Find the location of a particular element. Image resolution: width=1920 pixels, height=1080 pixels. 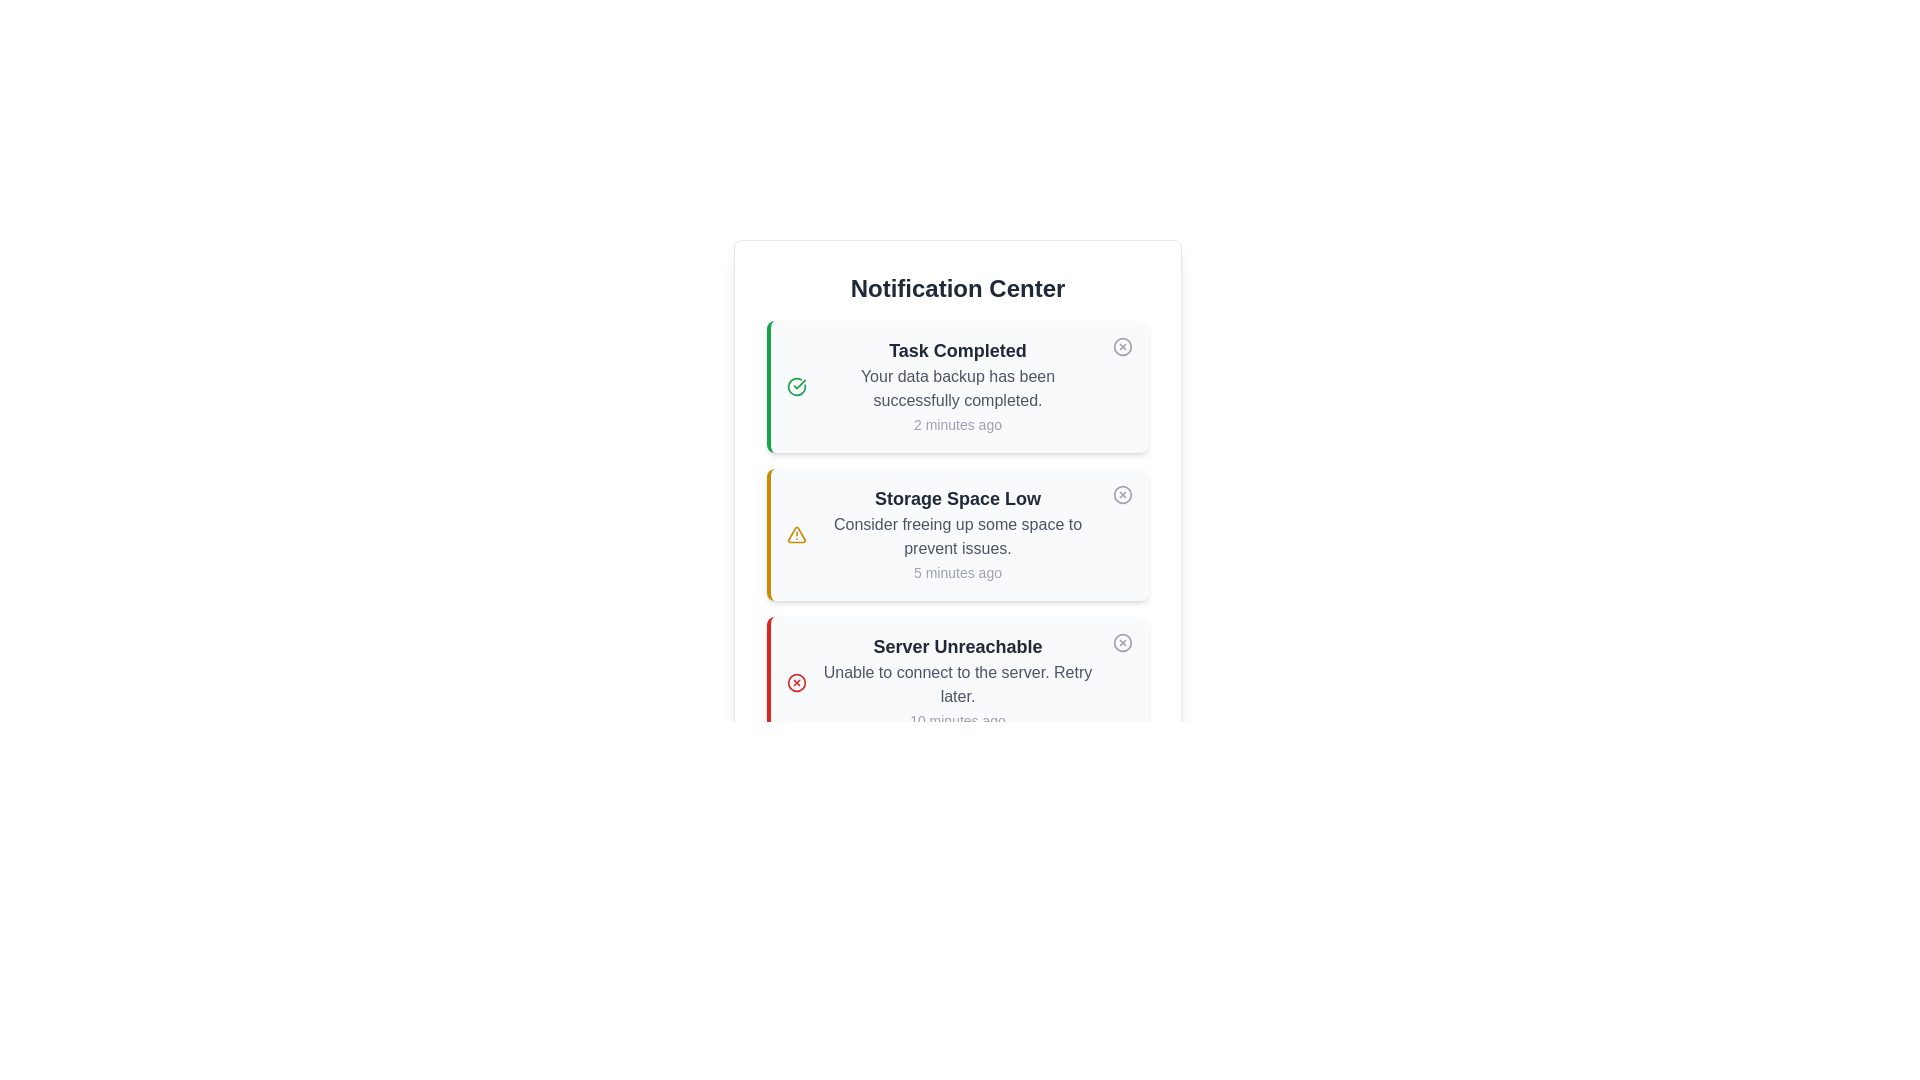

the Vector-based graphical element representing the 'Server Unreachable' notification status, located at the bottom right of the notification card is located at coordinates (1123, 643).